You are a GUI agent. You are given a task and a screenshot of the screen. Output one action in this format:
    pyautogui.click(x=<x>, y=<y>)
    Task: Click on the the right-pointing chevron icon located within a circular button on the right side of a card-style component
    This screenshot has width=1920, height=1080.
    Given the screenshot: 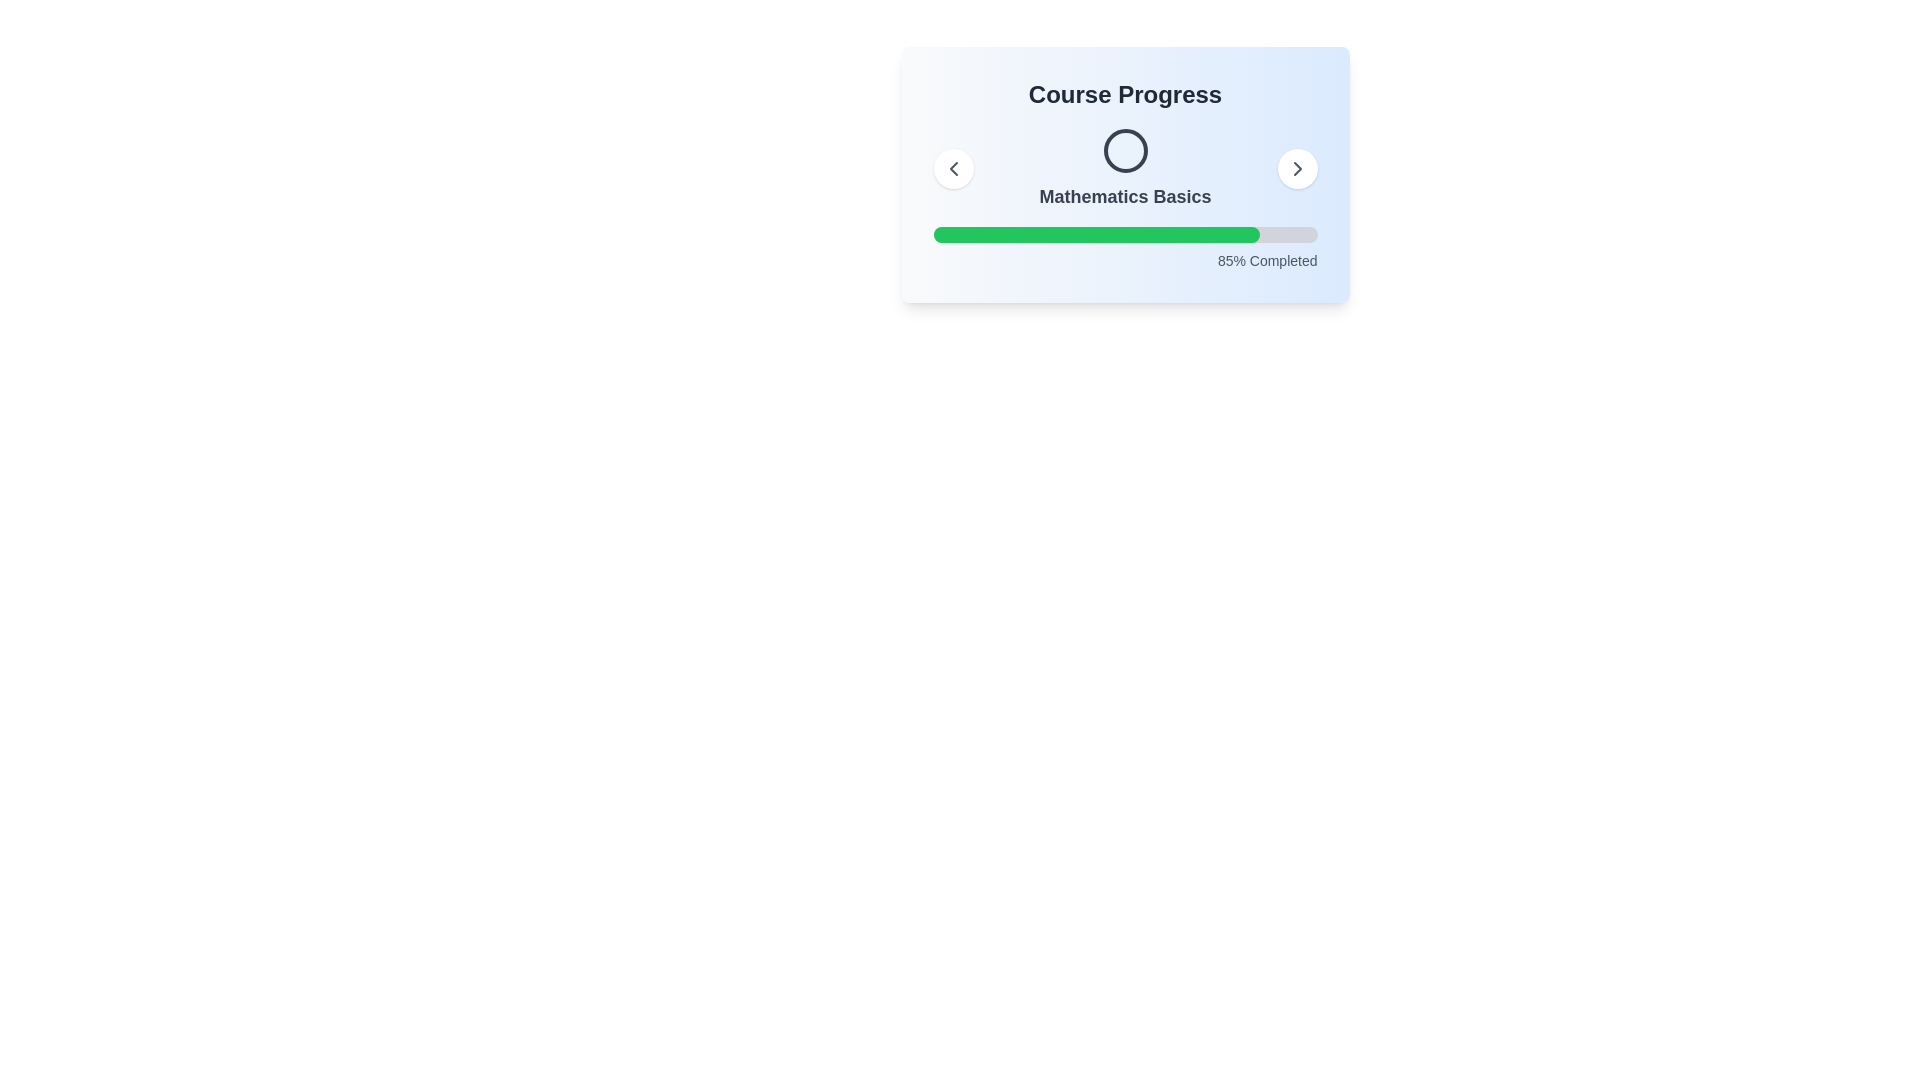 What is the action you would take?
    pyautogui.click(x=1297, y=168)
    